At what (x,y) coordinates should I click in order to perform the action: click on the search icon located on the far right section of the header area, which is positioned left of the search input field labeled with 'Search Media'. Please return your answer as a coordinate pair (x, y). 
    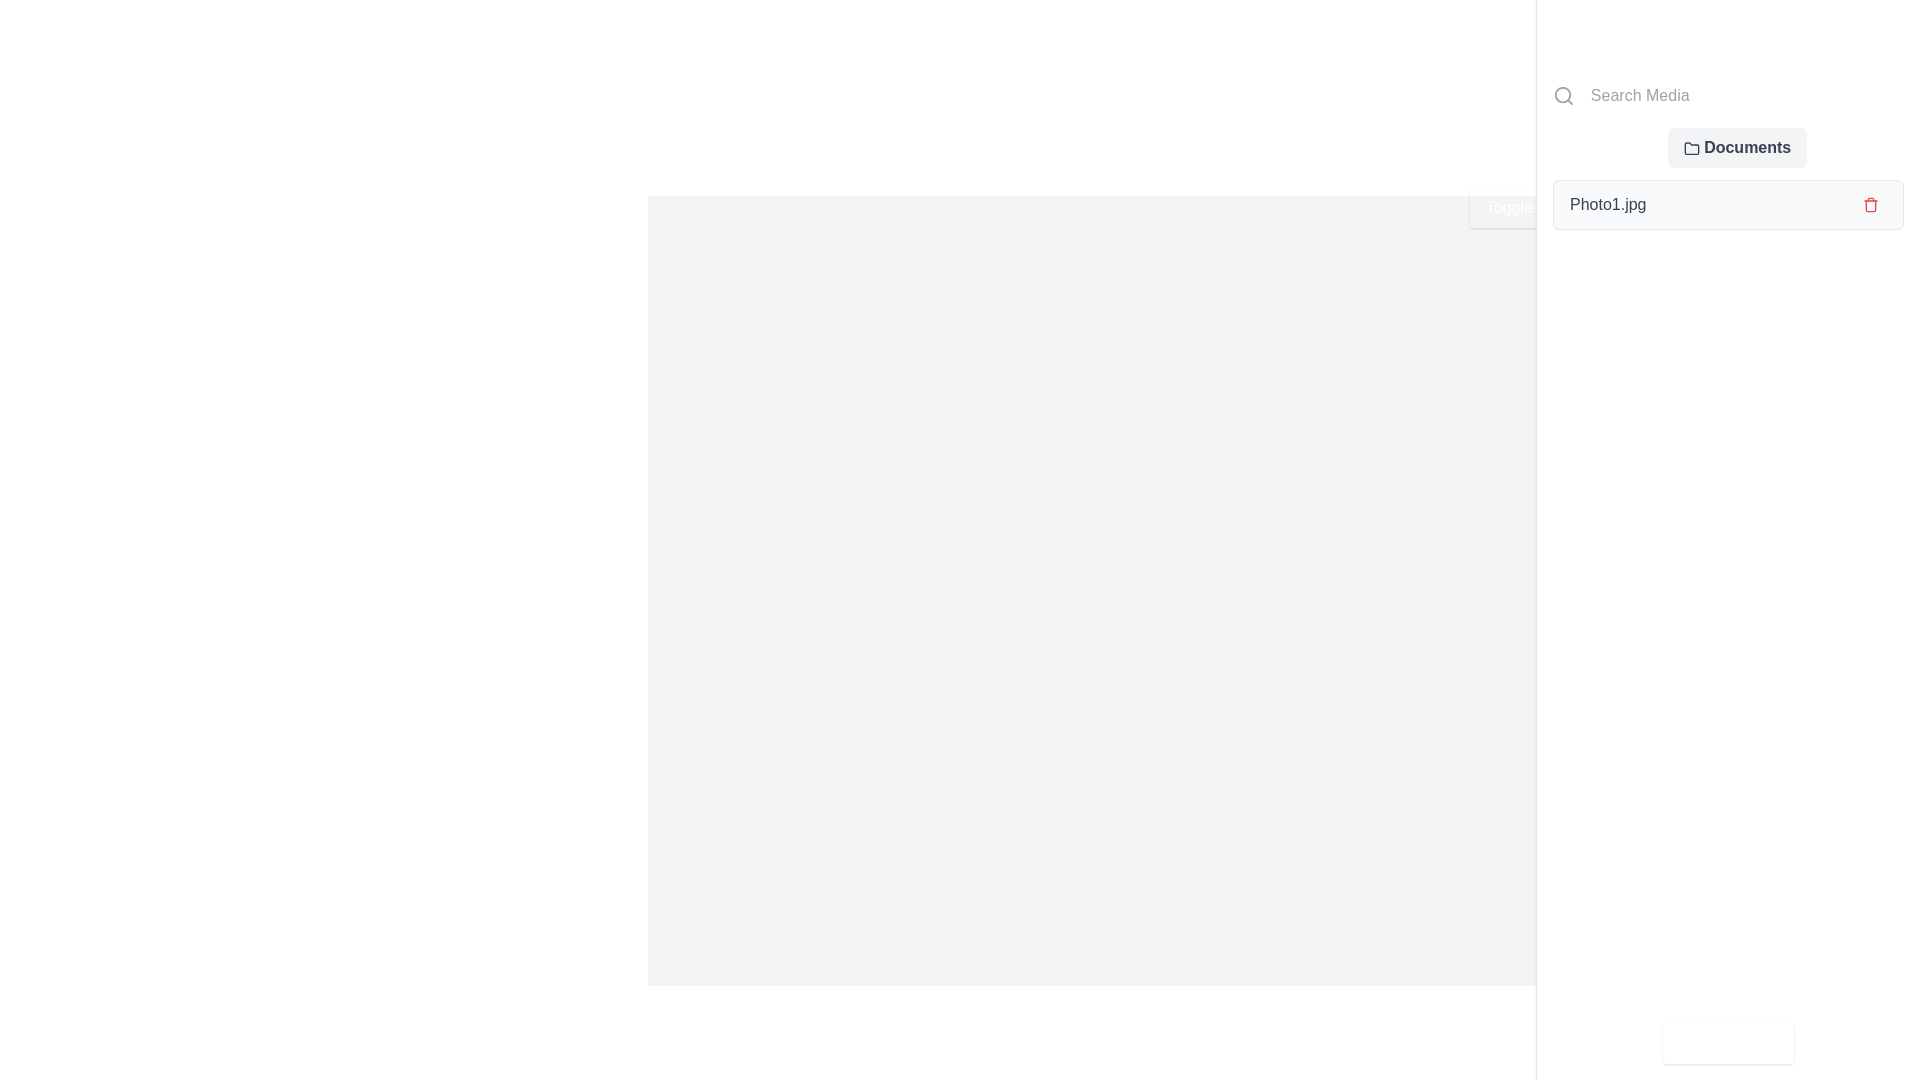
    Looking at the image, I should click on (1562, 96).